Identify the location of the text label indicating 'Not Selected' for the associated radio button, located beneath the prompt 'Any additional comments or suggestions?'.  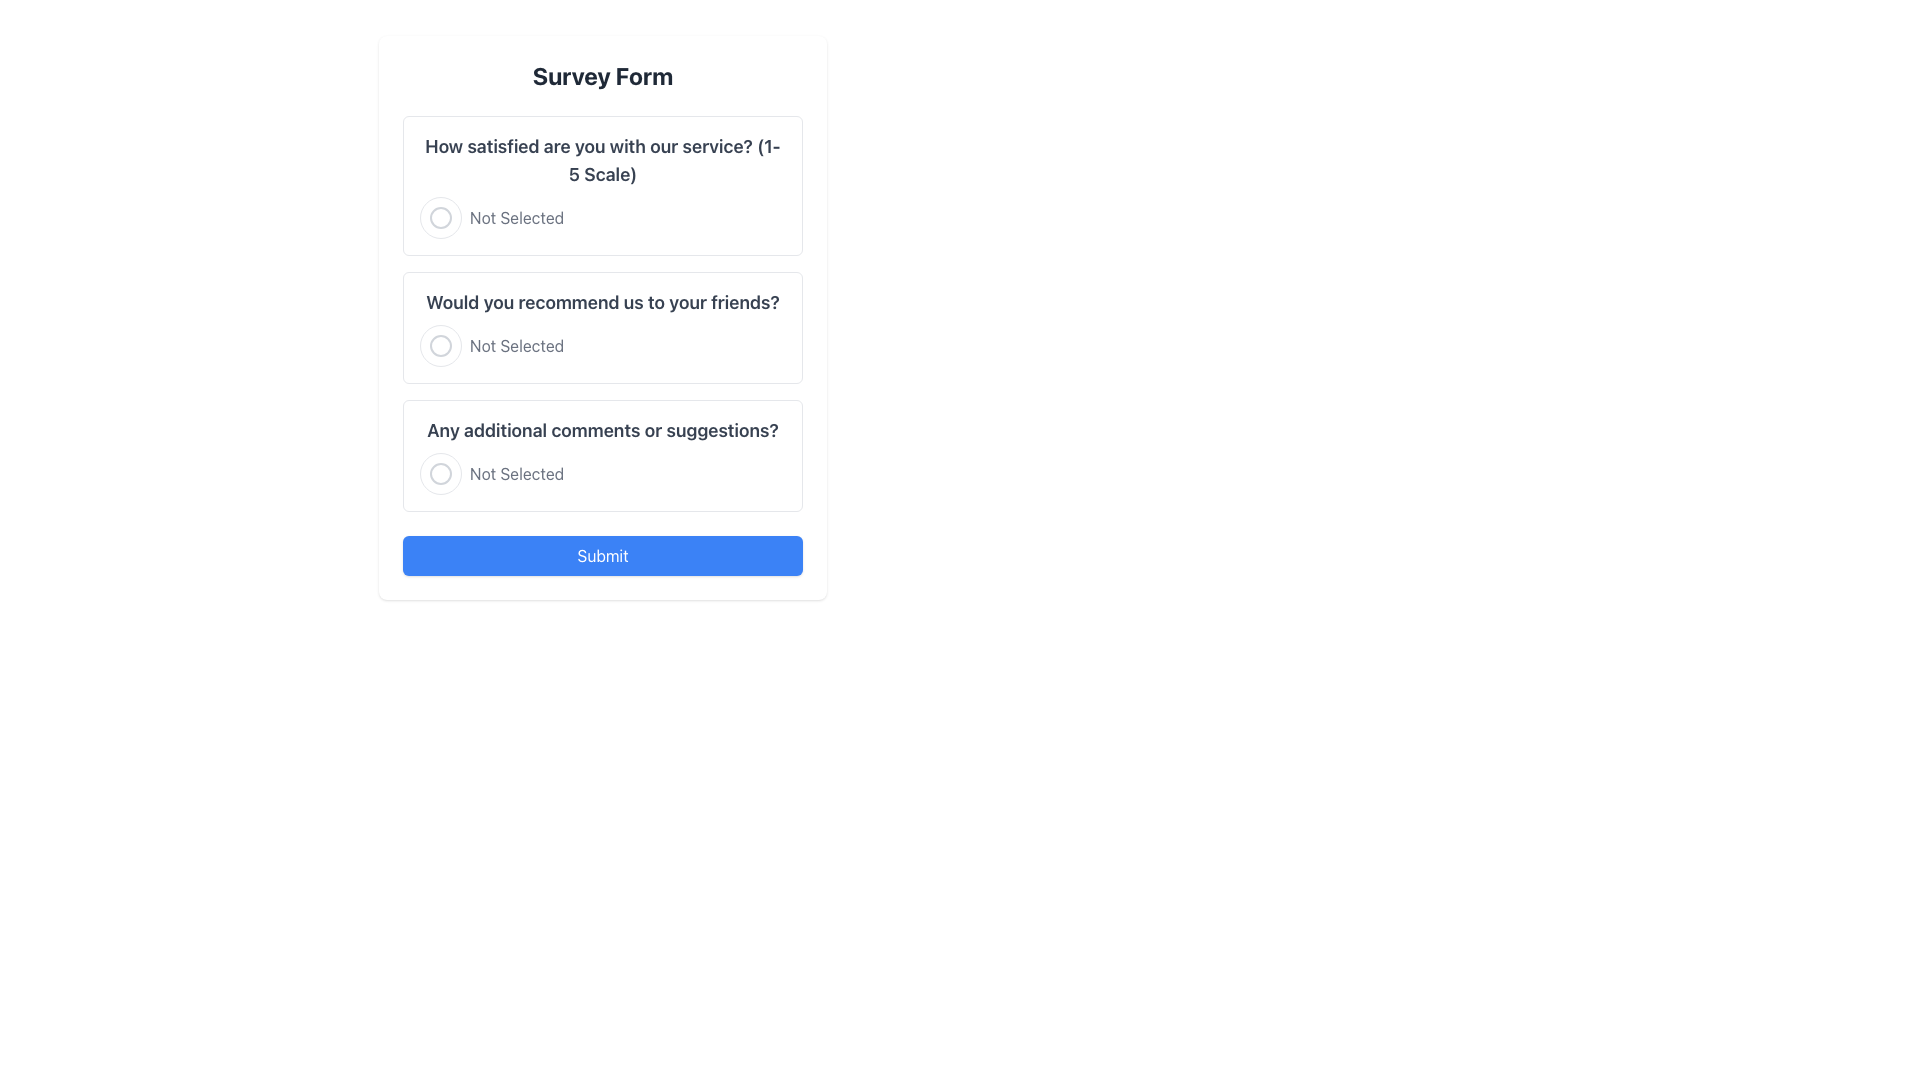
(517, 474).